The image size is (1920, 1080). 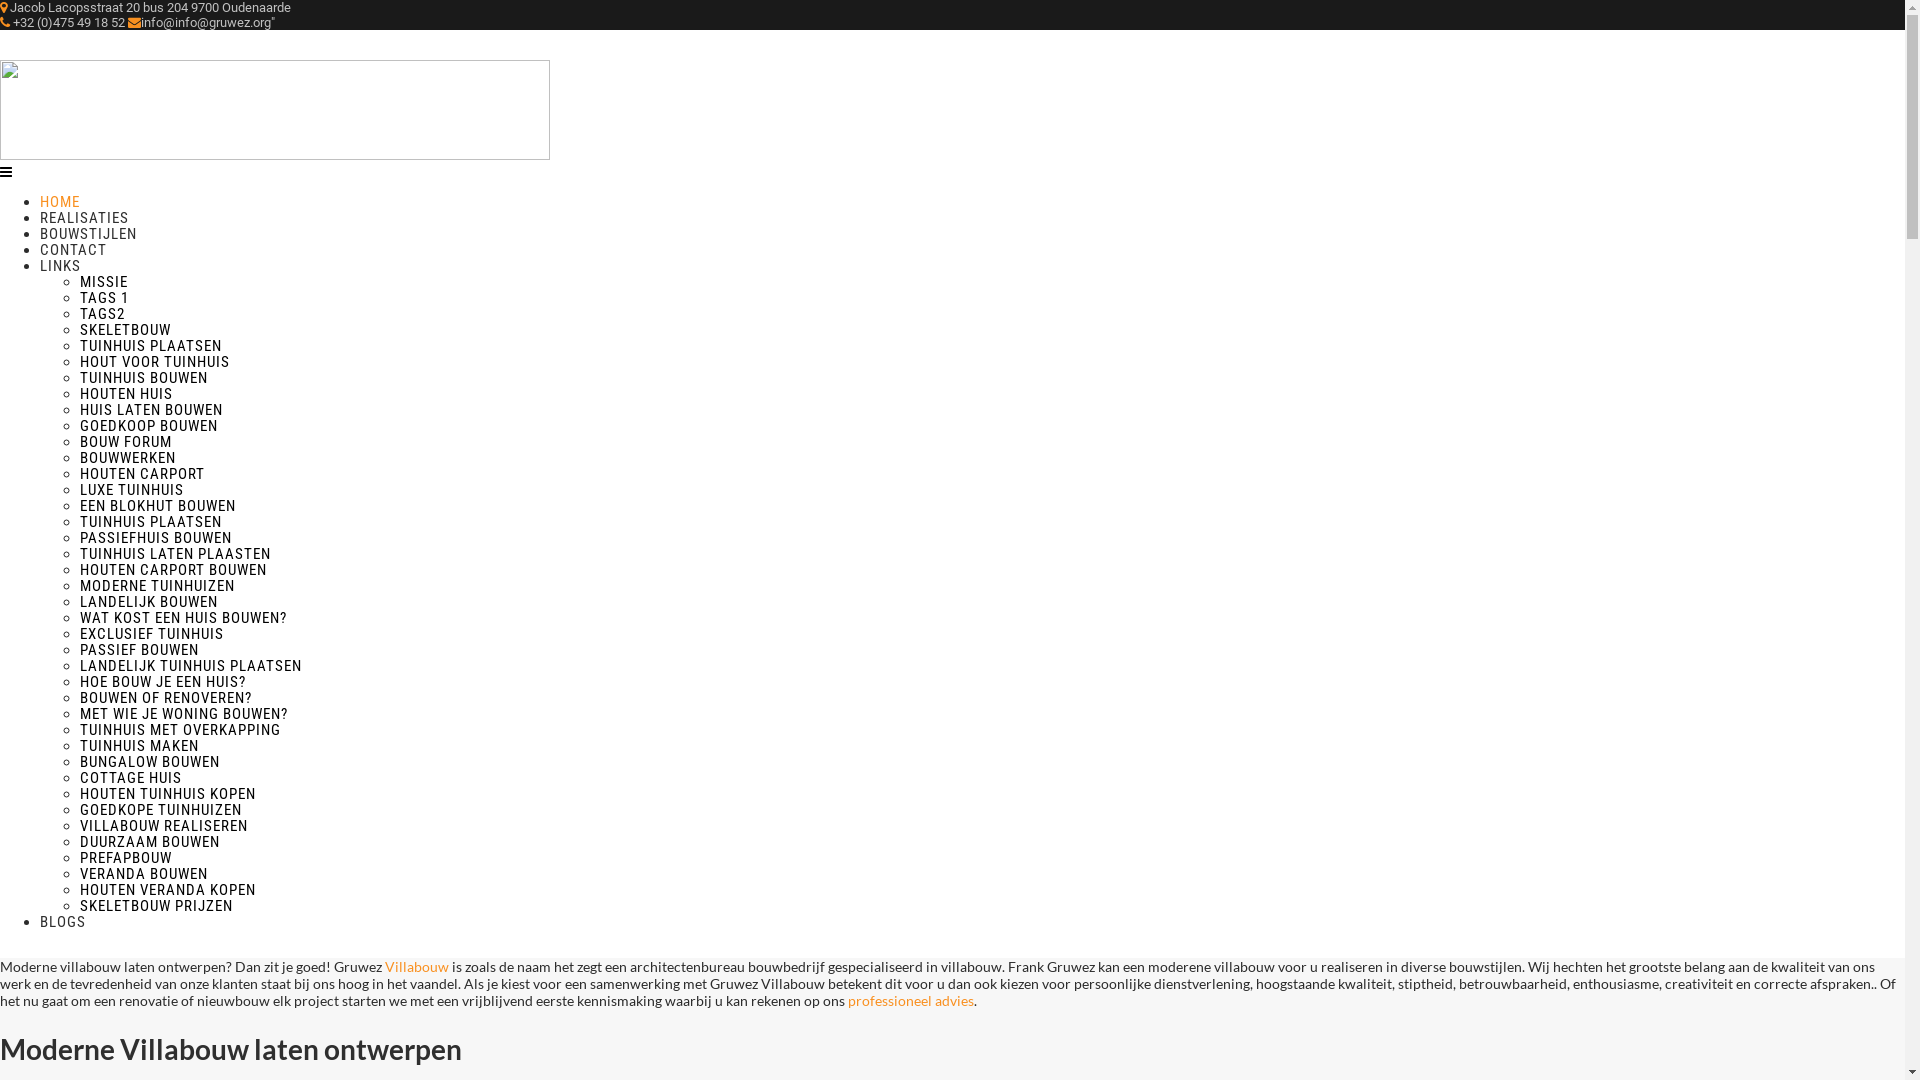 I want to click on 'PREFAPBOUW', so click(x=80, y=856).